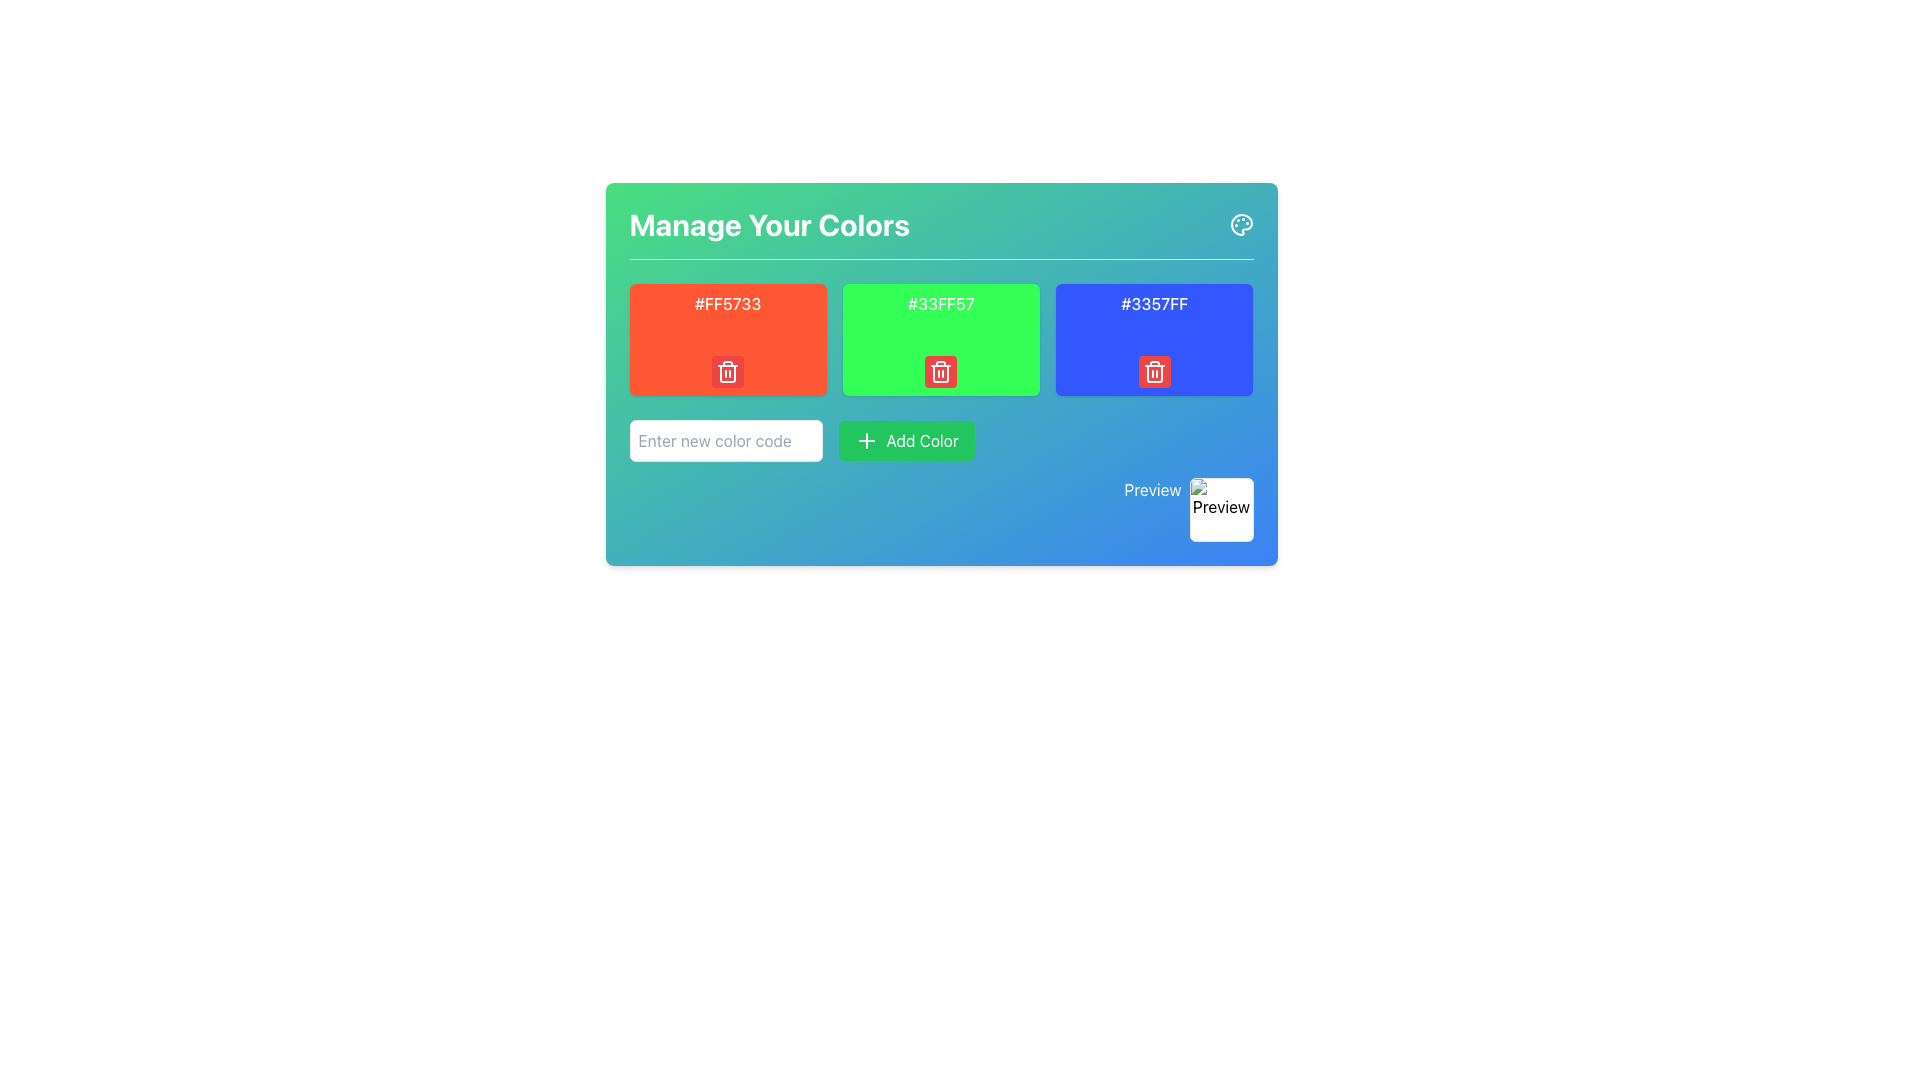 The image size is (1920, 1080). Describe the element at coordinates (727, 304) in the screenshot. I see `text displayed in the medium-sized text element with the content '#FF5733', which is styled in white color over an orange rectangular background, located near the top center, under the title 'Manage Your Colors'` at that location.